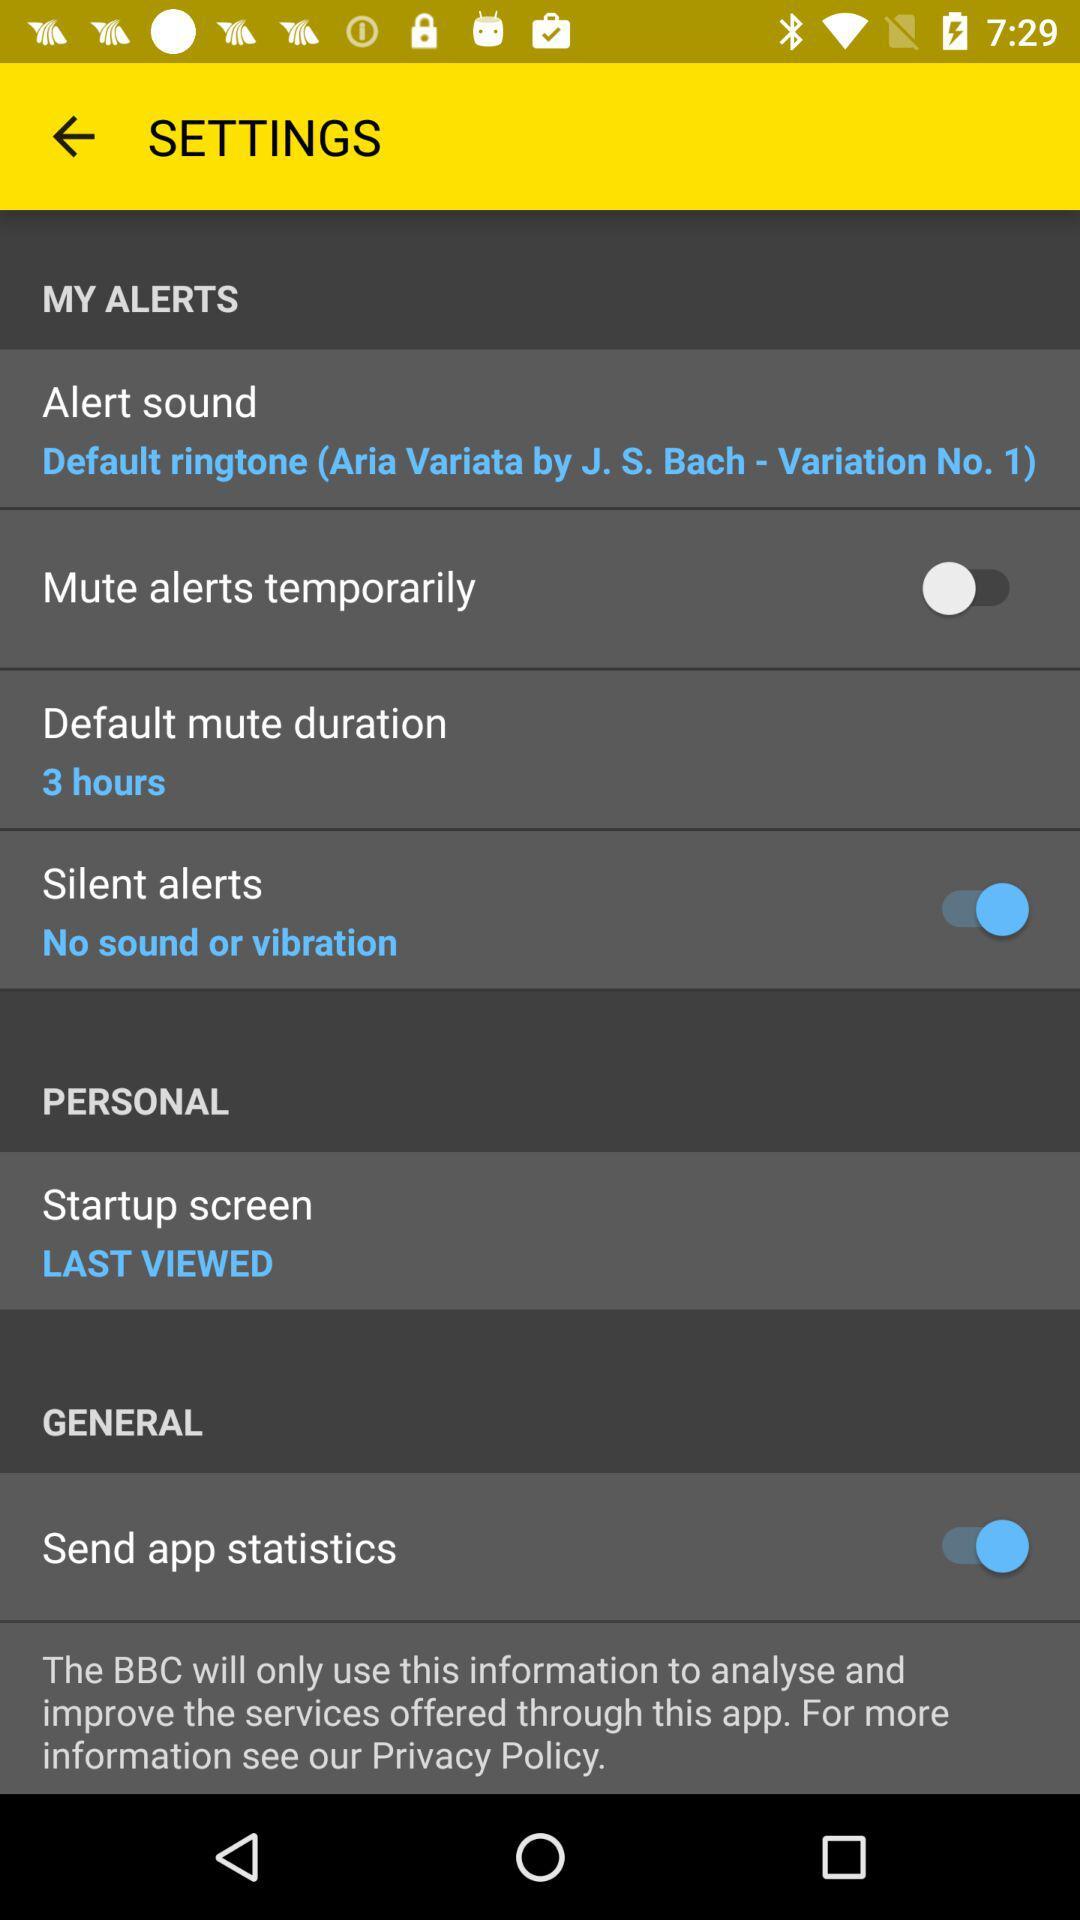  Describe the element at coordinates (176, 1204) in the screenshot. I see `the startup screen icon` at that location.